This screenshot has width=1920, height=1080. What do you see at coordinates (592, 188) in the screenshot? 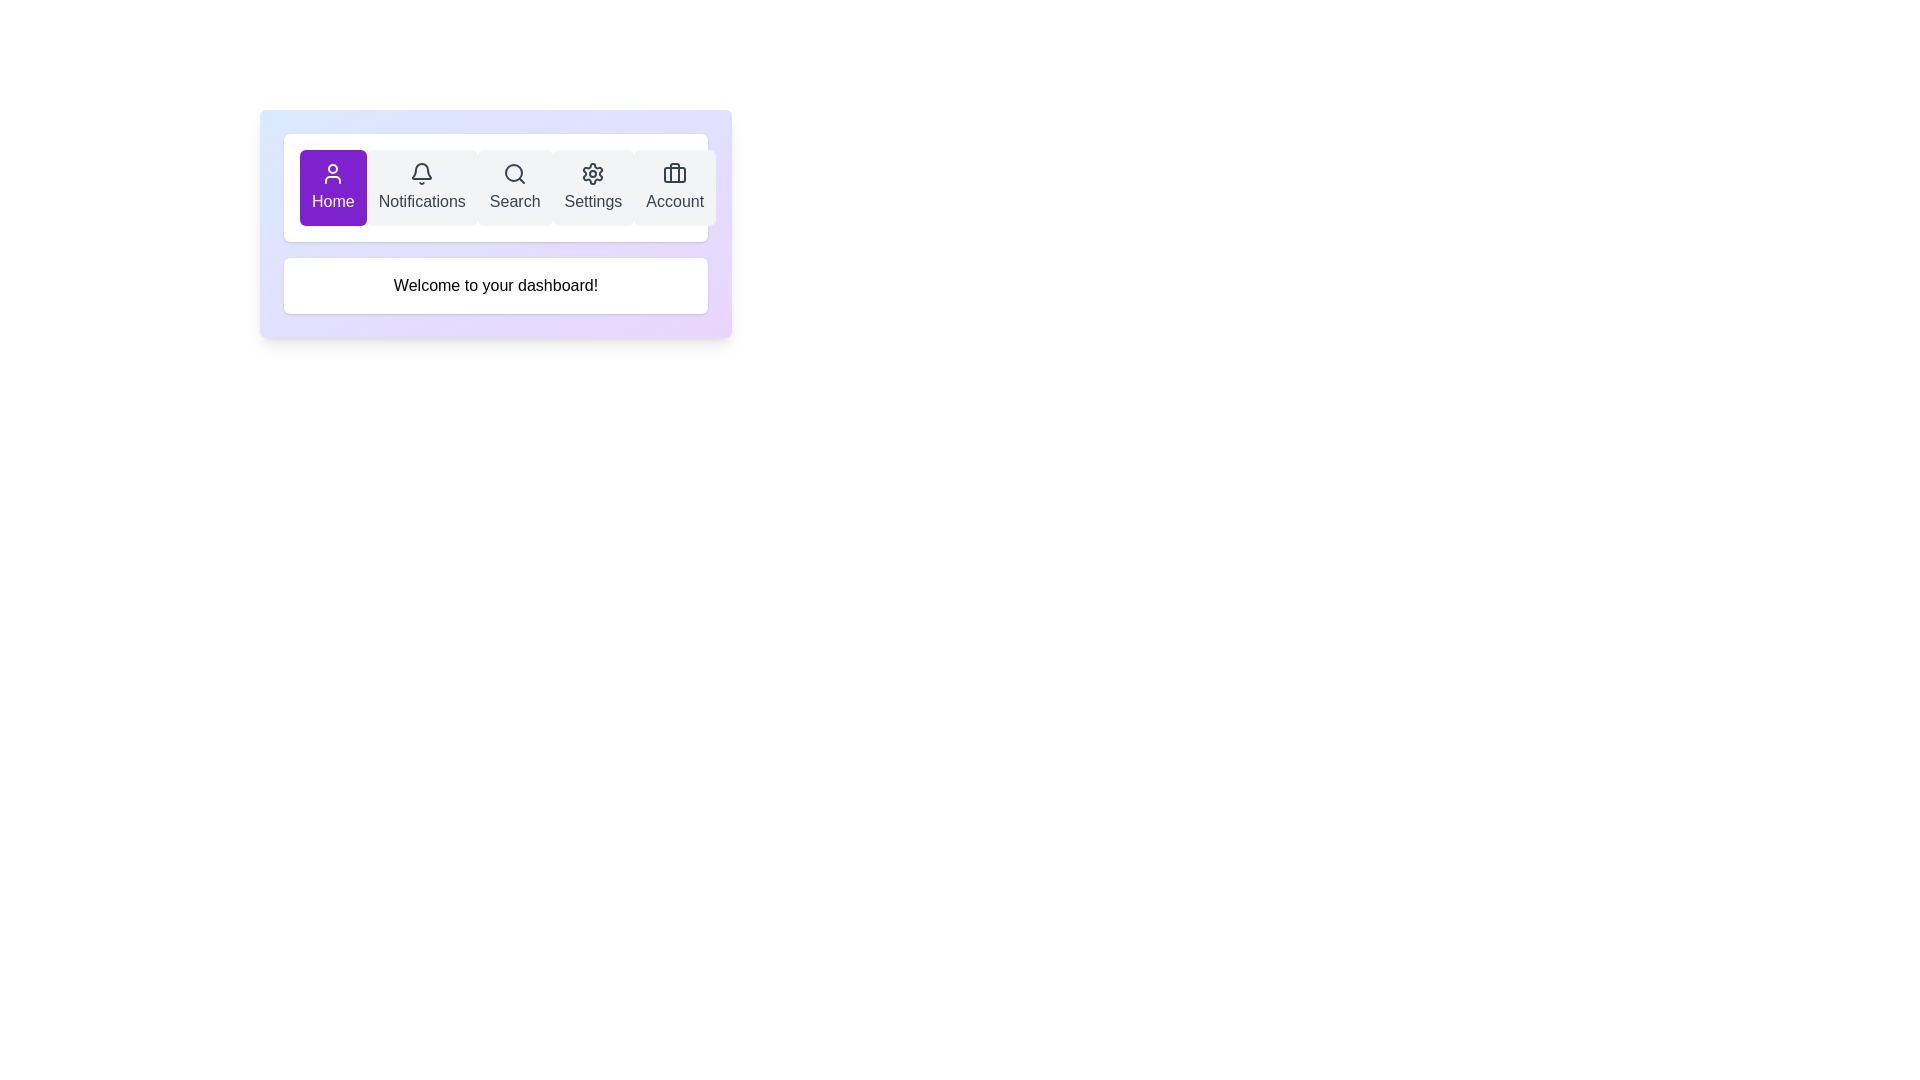
I see `the settings button located in the navigation bar, which is the fourth item from the left` at bounding box center [592, 188].